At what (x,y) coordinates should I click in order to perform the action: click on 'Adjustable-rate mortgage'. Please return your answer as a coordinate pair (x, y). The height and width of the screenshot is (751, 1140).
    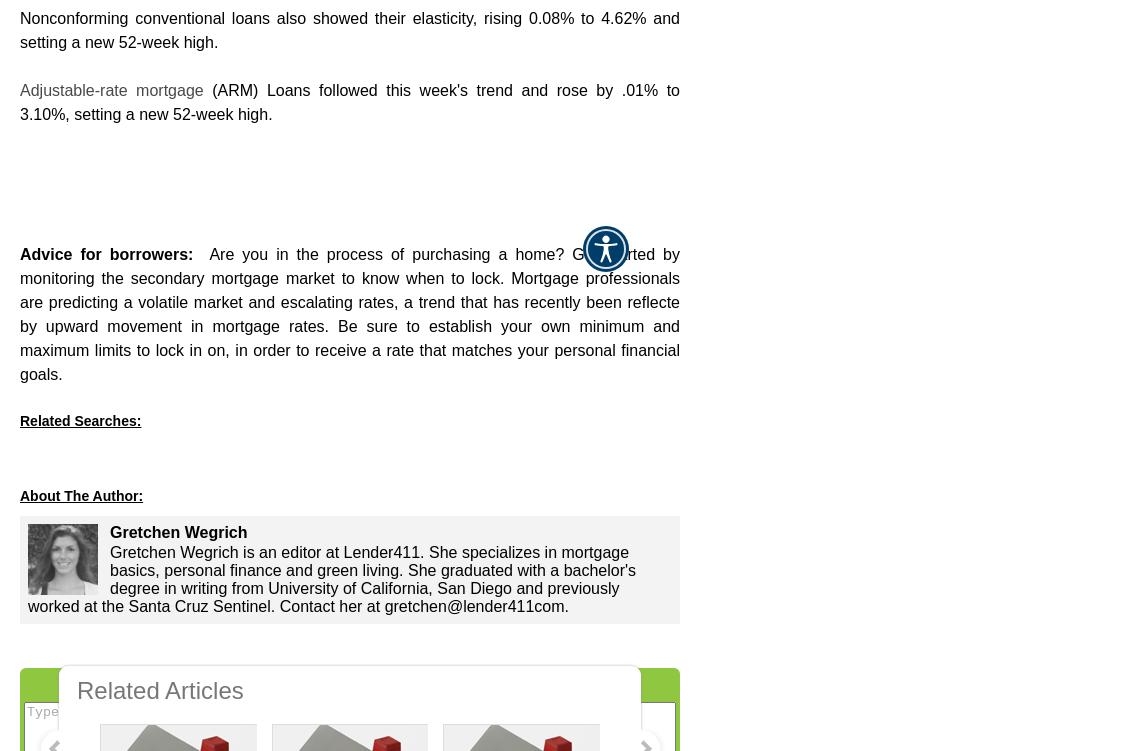
    Looking at the image, I should click on (110, 89).